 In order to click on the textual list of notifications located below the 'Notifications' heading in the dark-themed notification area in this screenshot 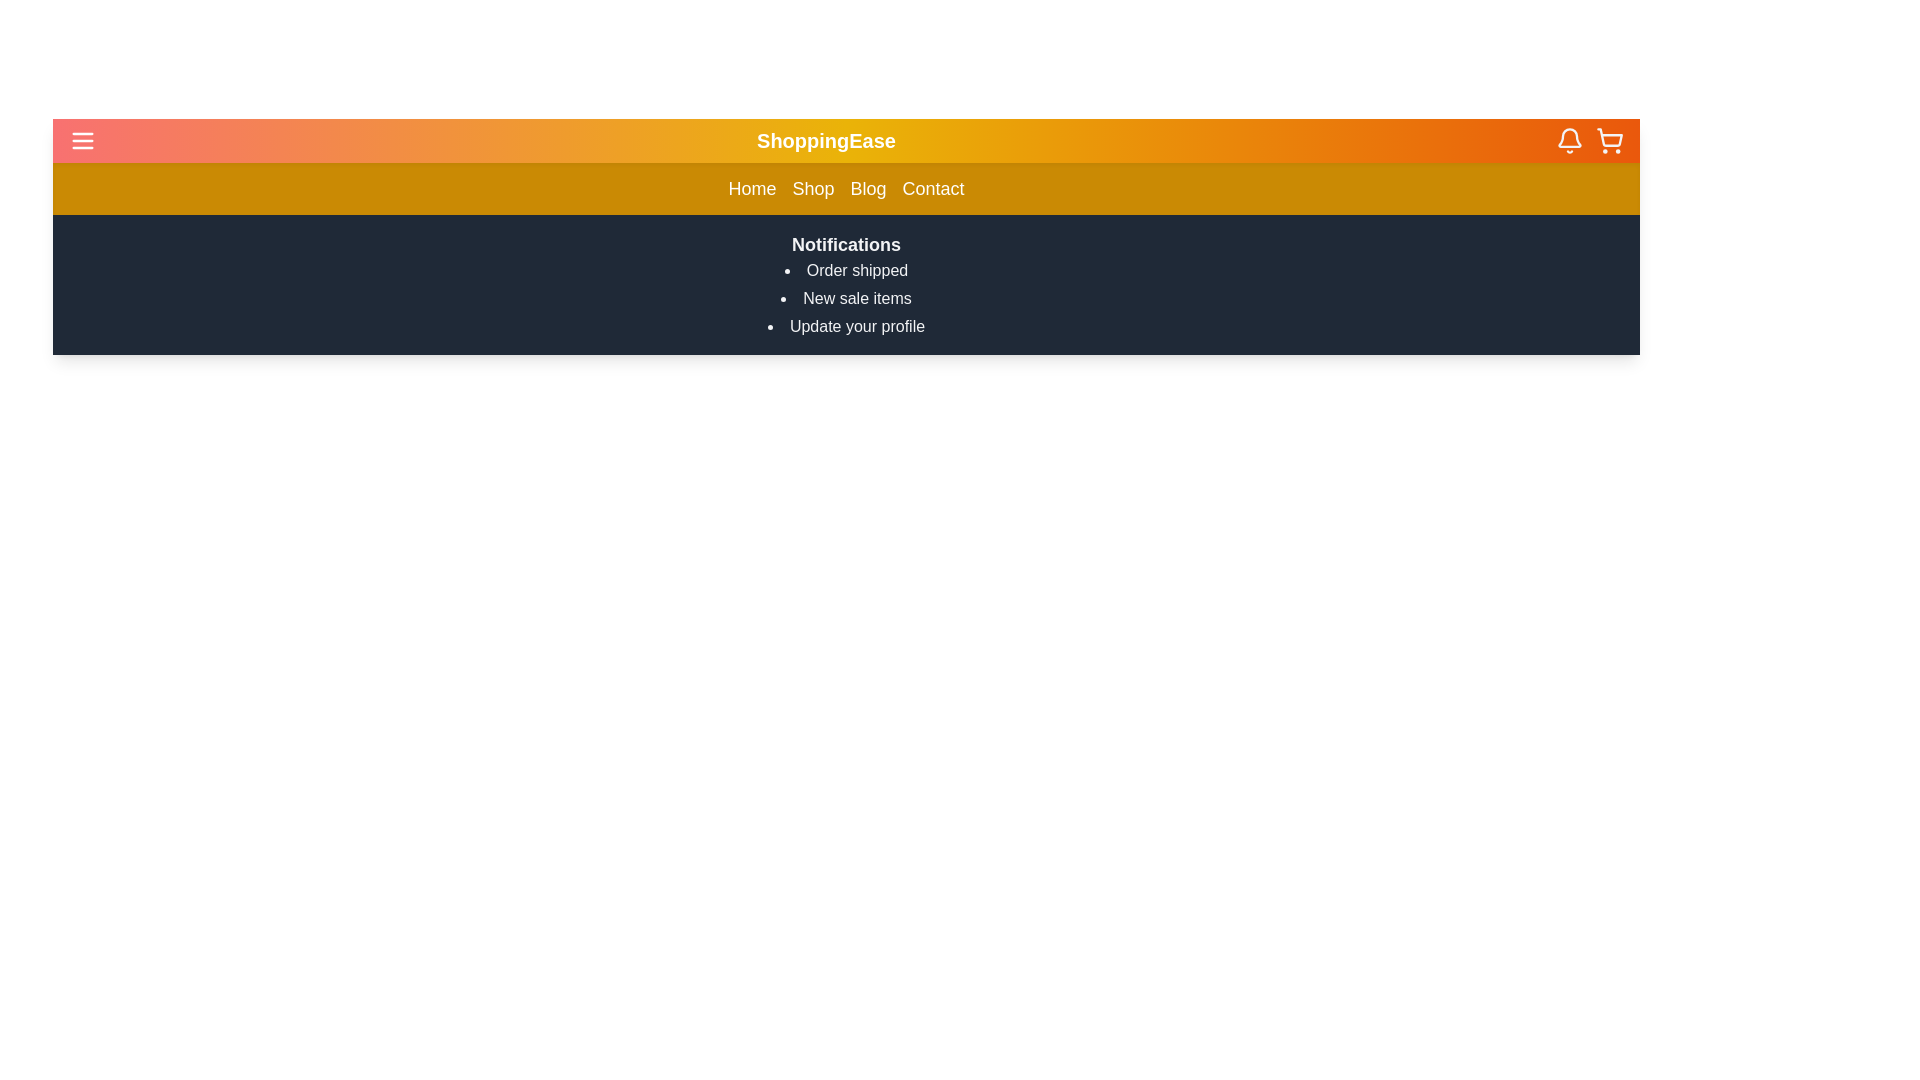, I will do `click(846, 299)`.